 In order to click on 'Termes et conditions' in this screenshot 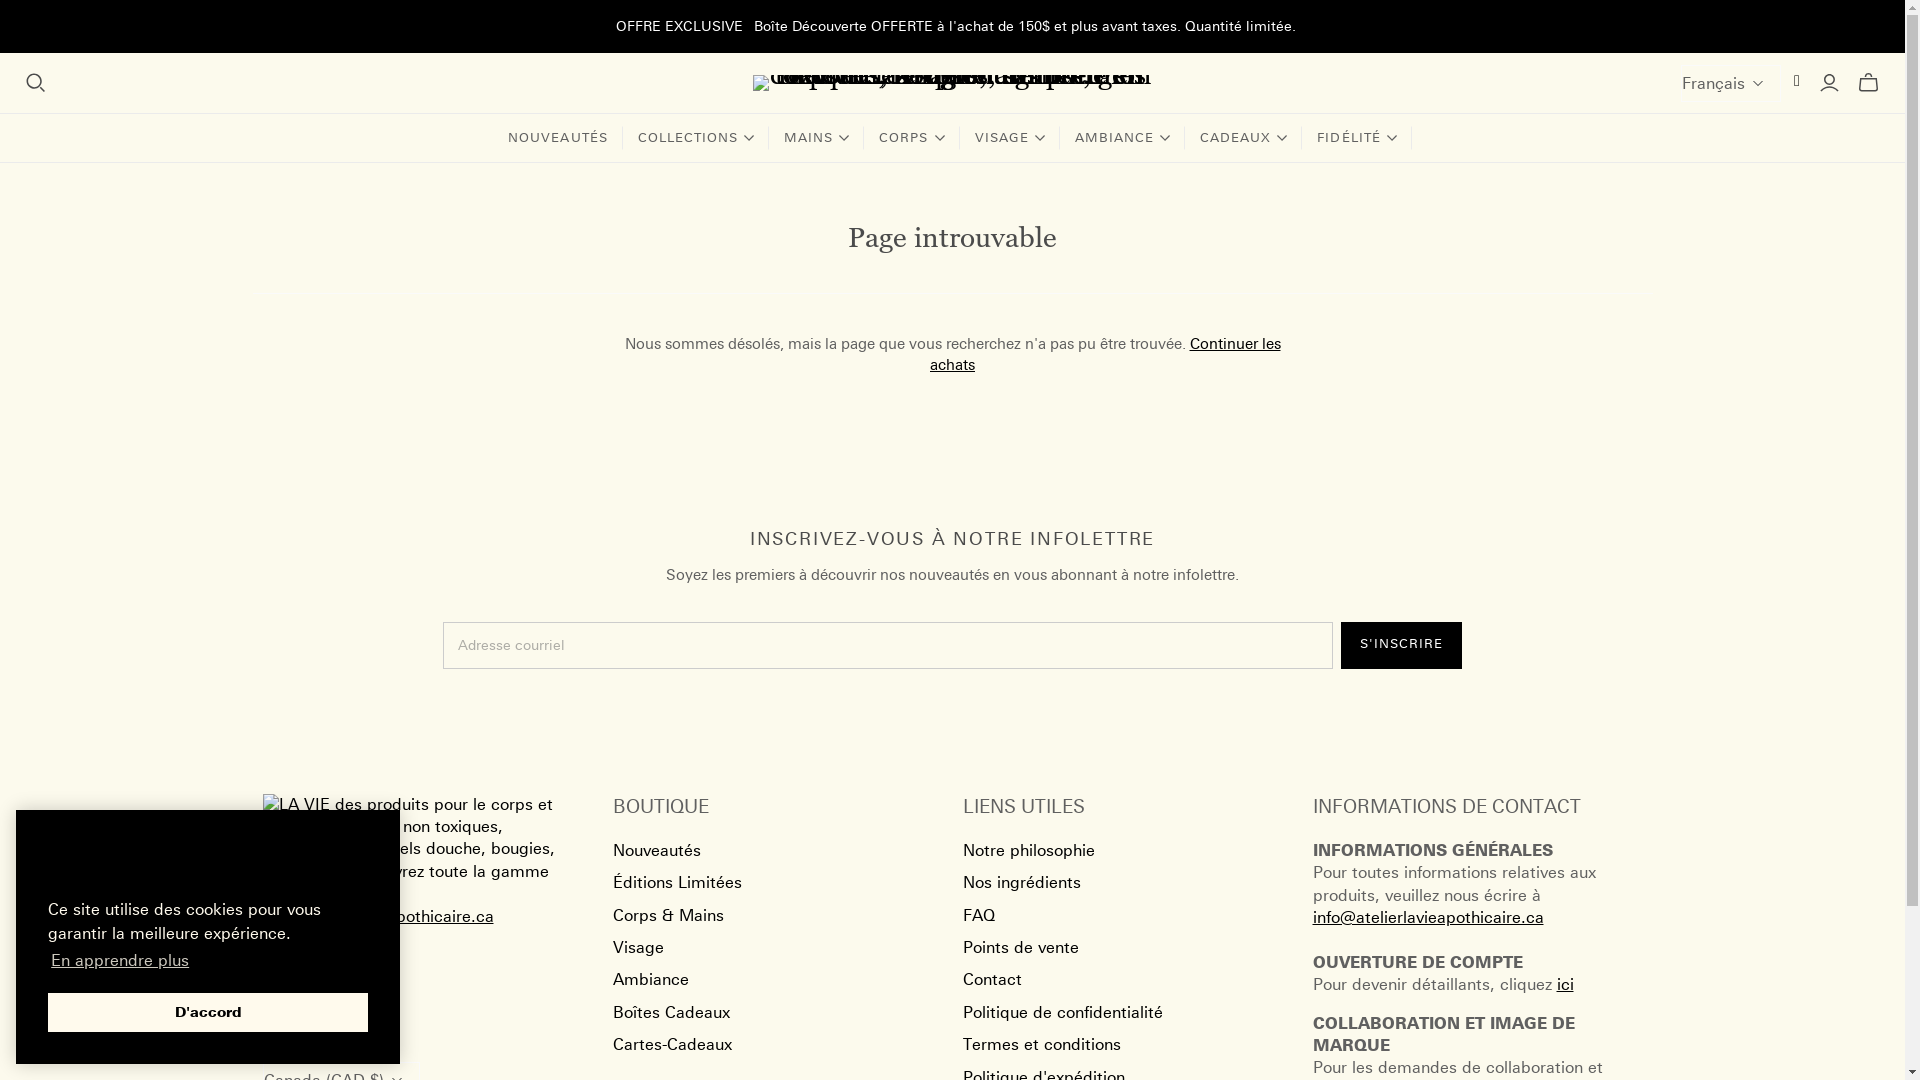, I will do `click(1040, 1043)`.